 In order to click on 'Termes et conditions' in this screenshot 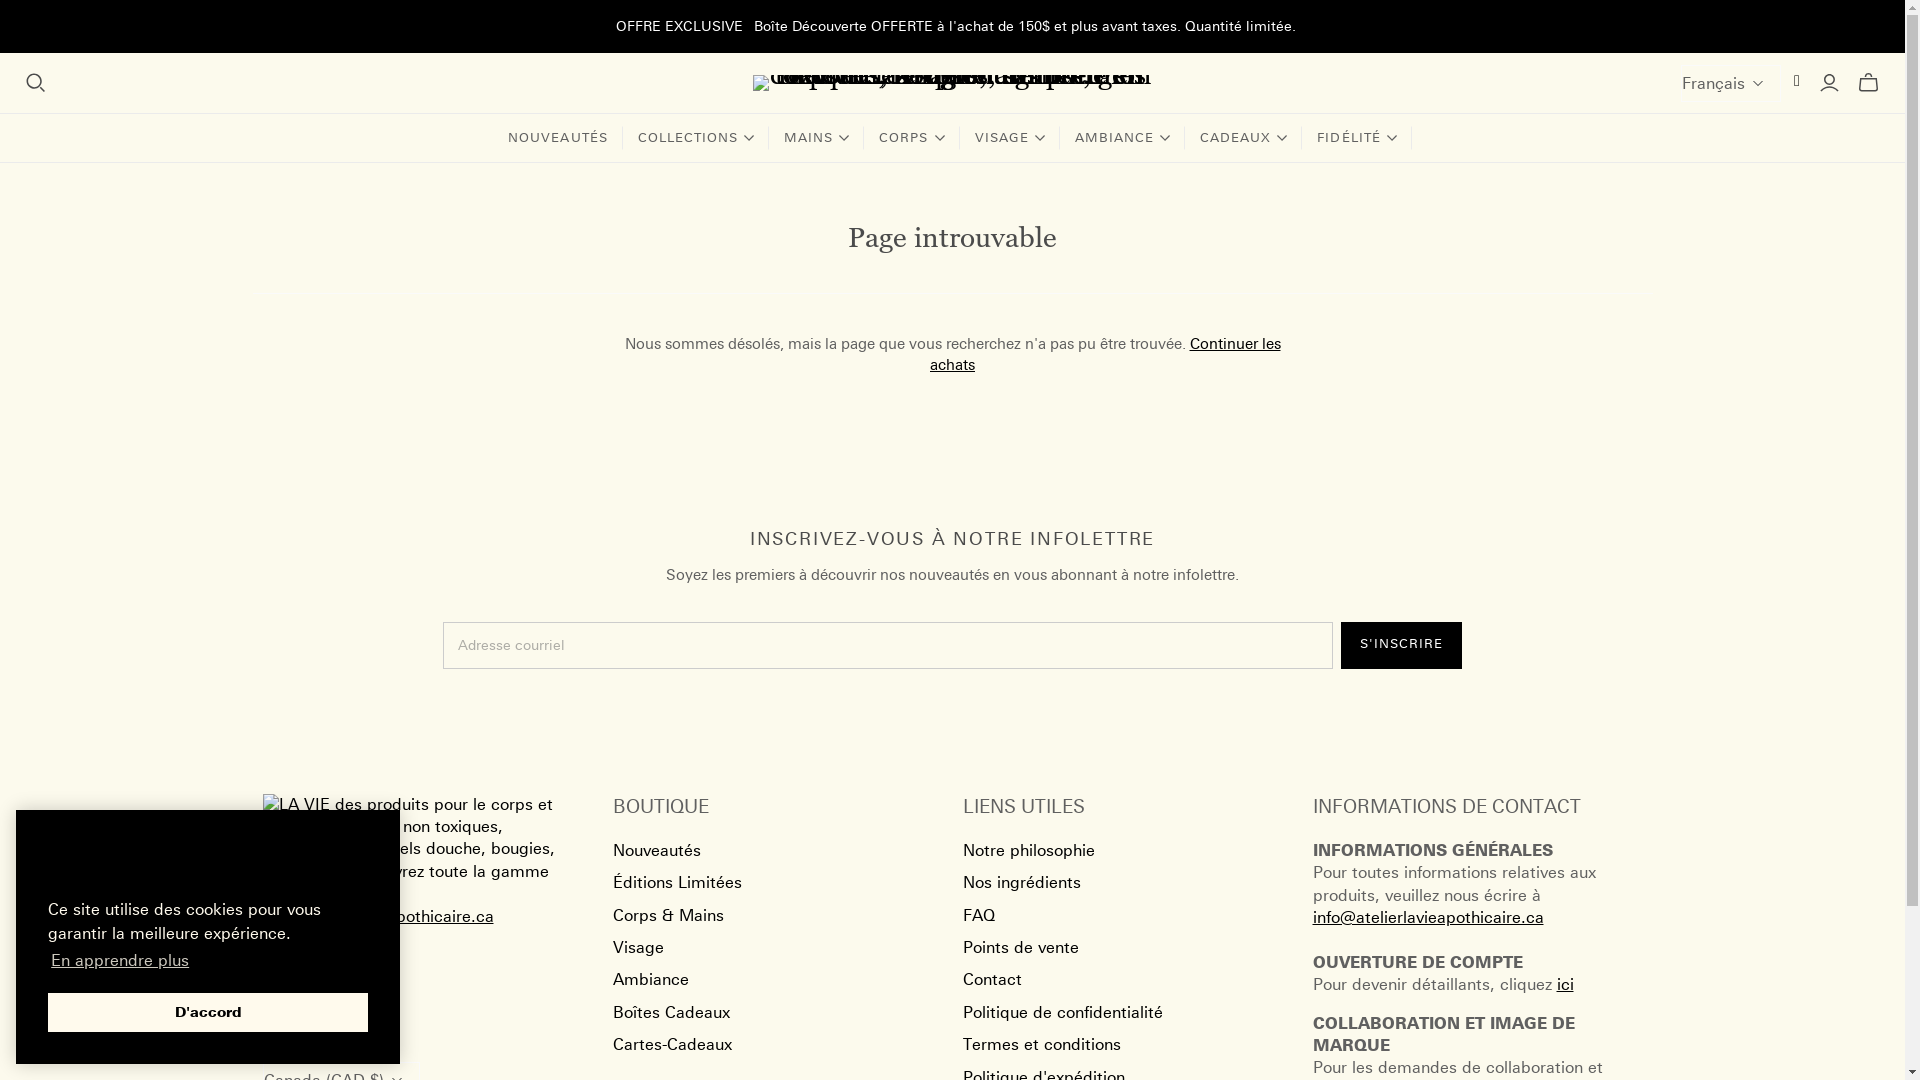, I will do `click(1040, 1043)`.